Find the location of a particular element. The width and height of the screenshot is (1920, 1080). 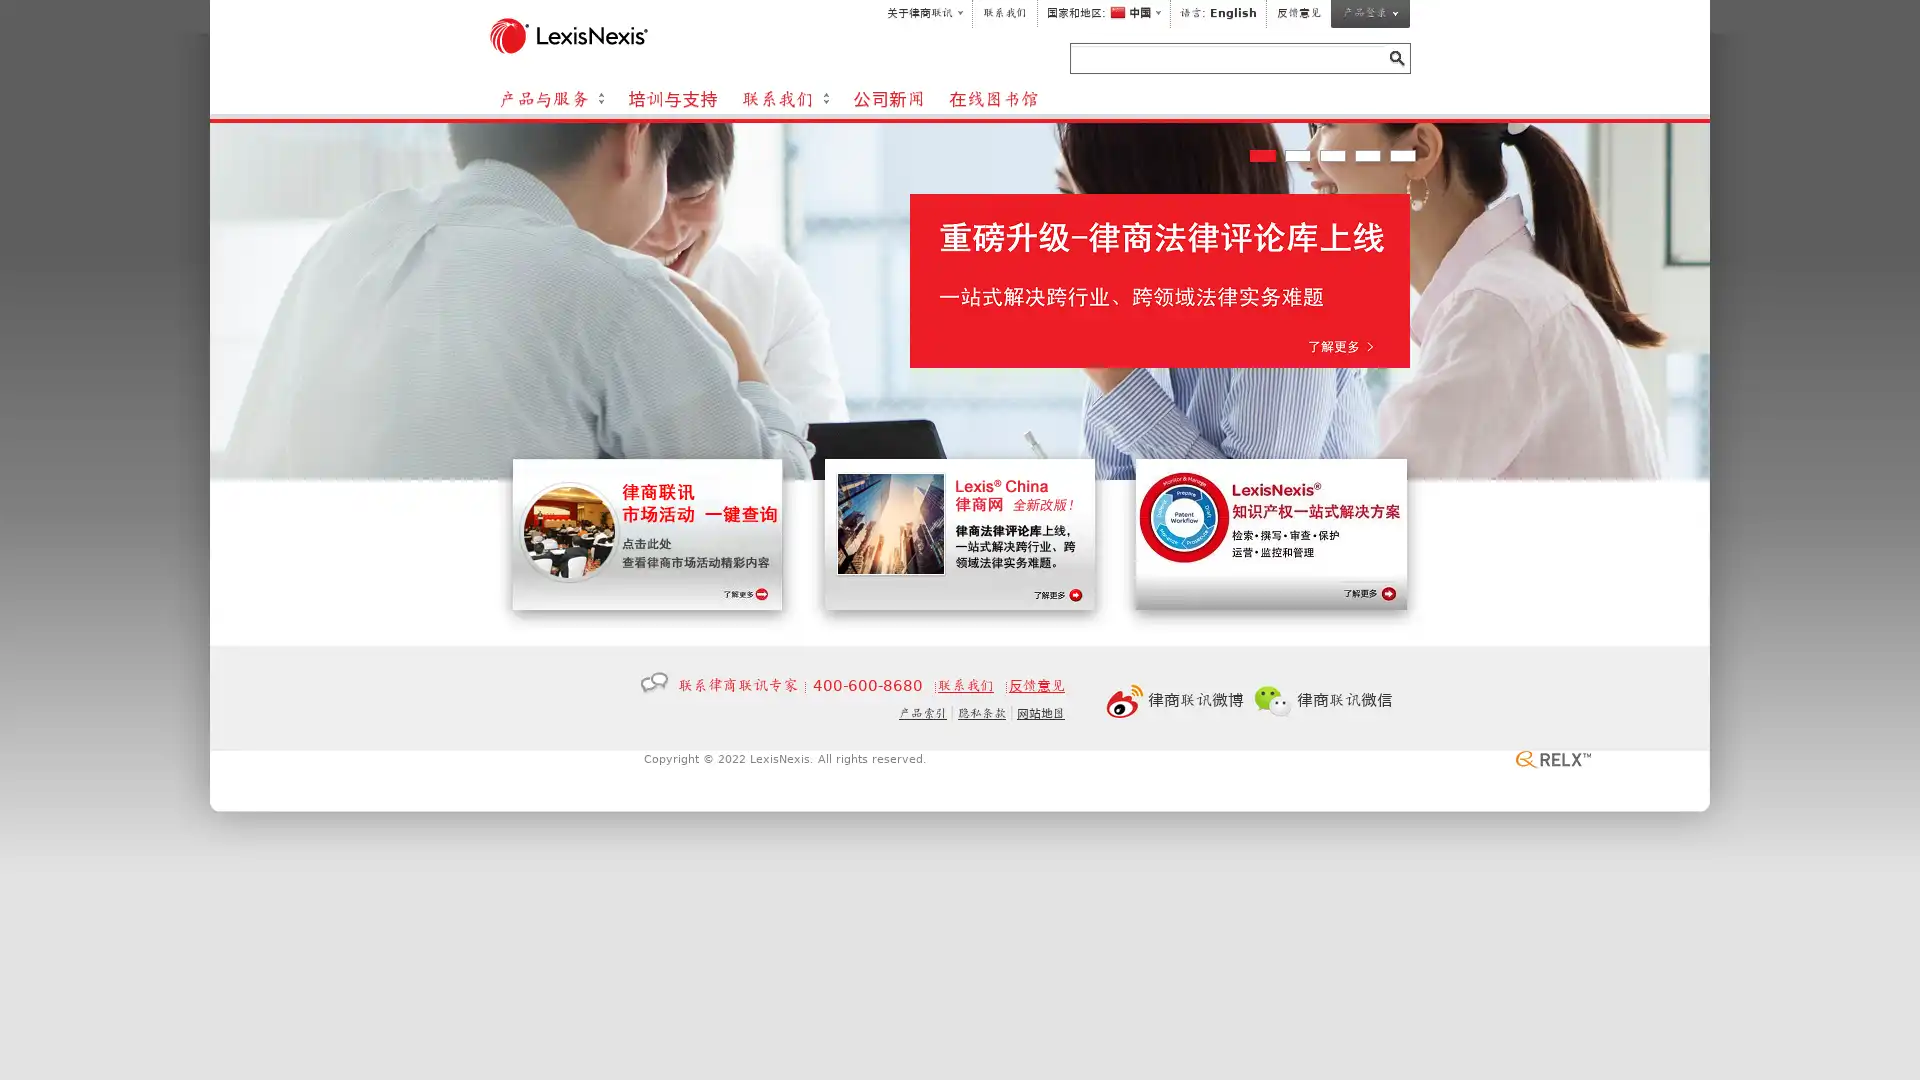

Search is located at coordinates (1395, 57).